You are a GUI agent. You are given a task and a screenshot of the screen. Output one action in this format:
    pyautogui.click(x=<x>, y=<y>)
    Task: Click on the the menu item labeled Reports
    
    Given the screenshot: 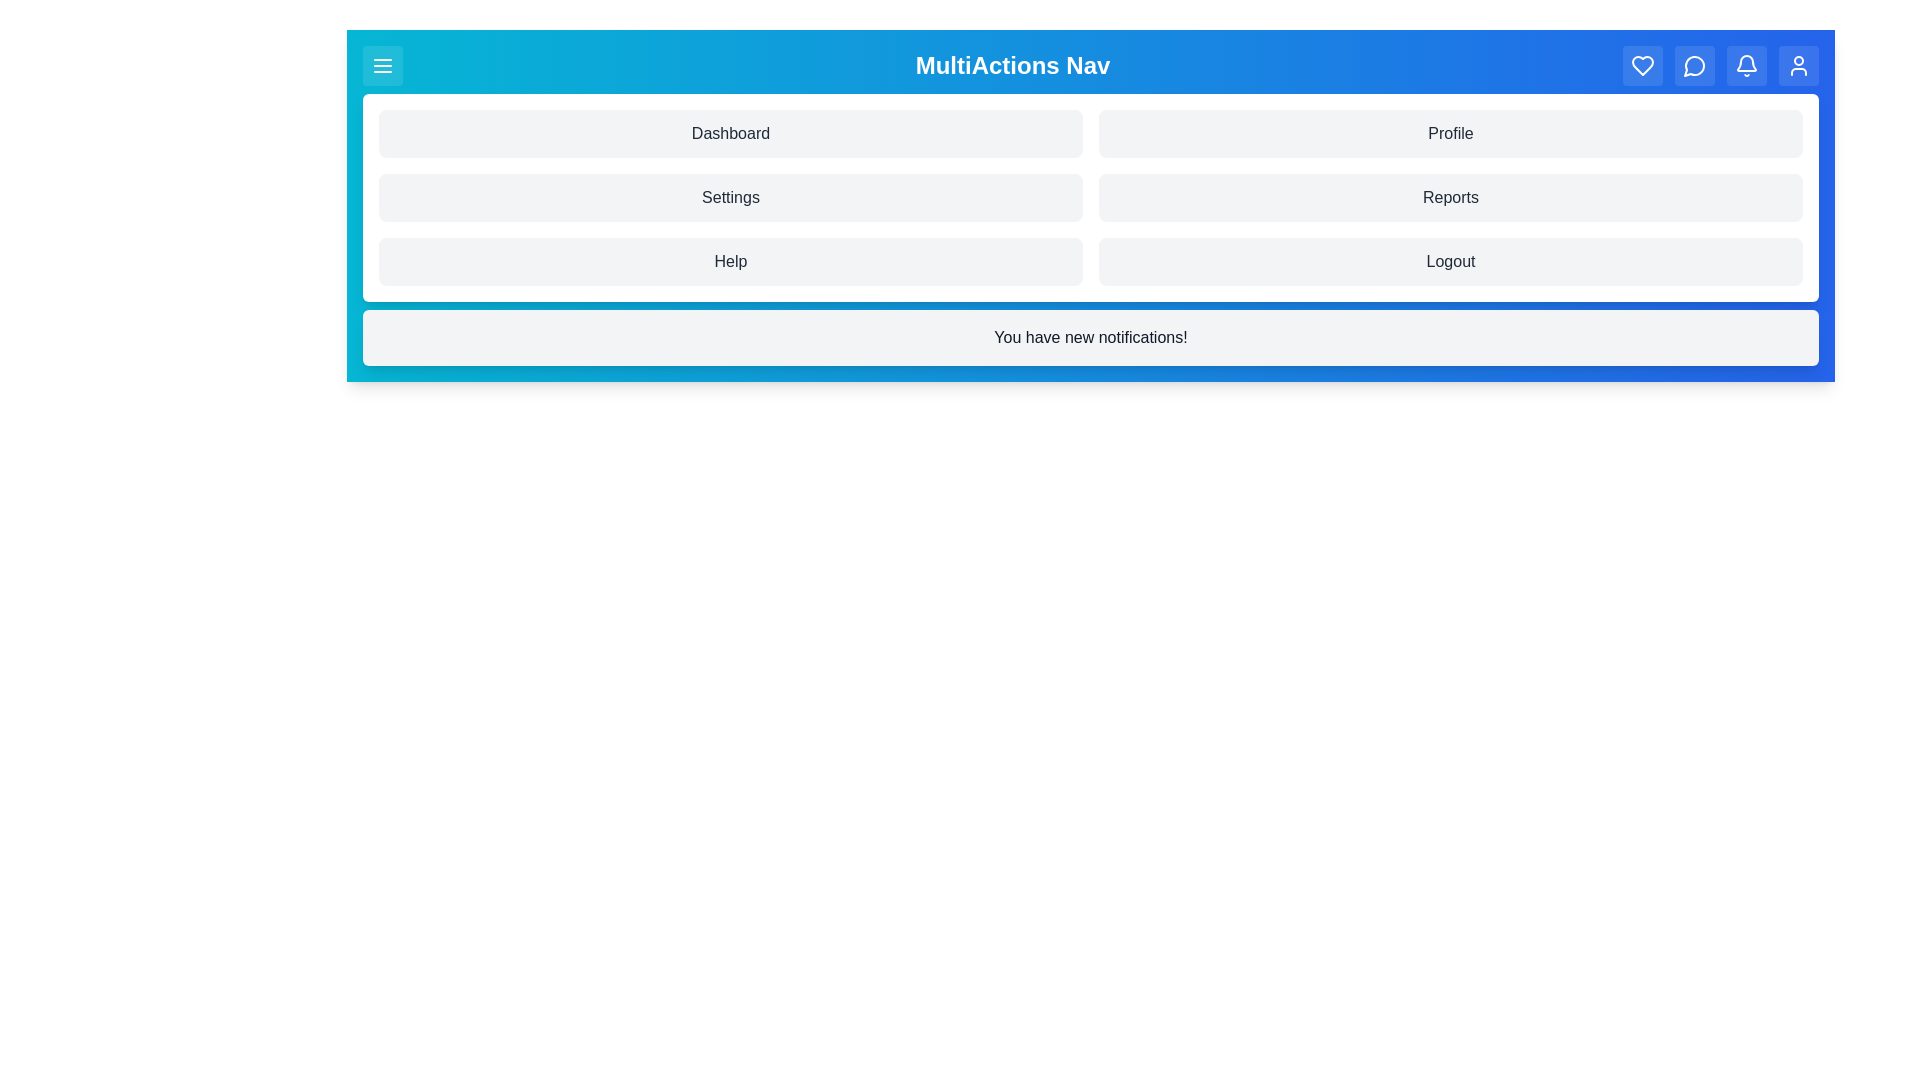 What is the action you would take?
    pyautogui.click(x=1450, y=197)
    